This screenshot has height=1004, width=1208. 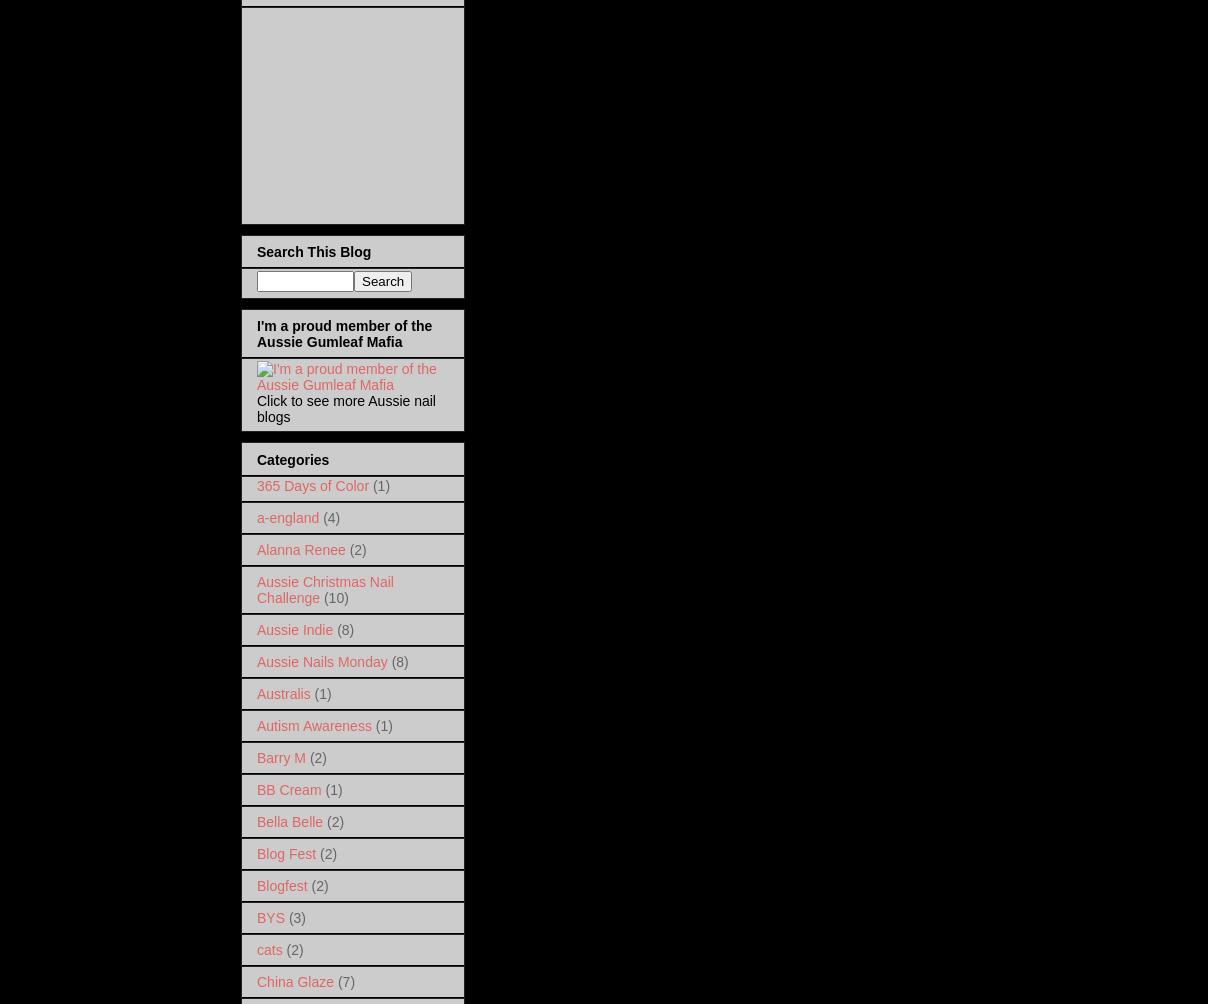 I want to click on '365 Days of Color', so click(x=311, y=484).